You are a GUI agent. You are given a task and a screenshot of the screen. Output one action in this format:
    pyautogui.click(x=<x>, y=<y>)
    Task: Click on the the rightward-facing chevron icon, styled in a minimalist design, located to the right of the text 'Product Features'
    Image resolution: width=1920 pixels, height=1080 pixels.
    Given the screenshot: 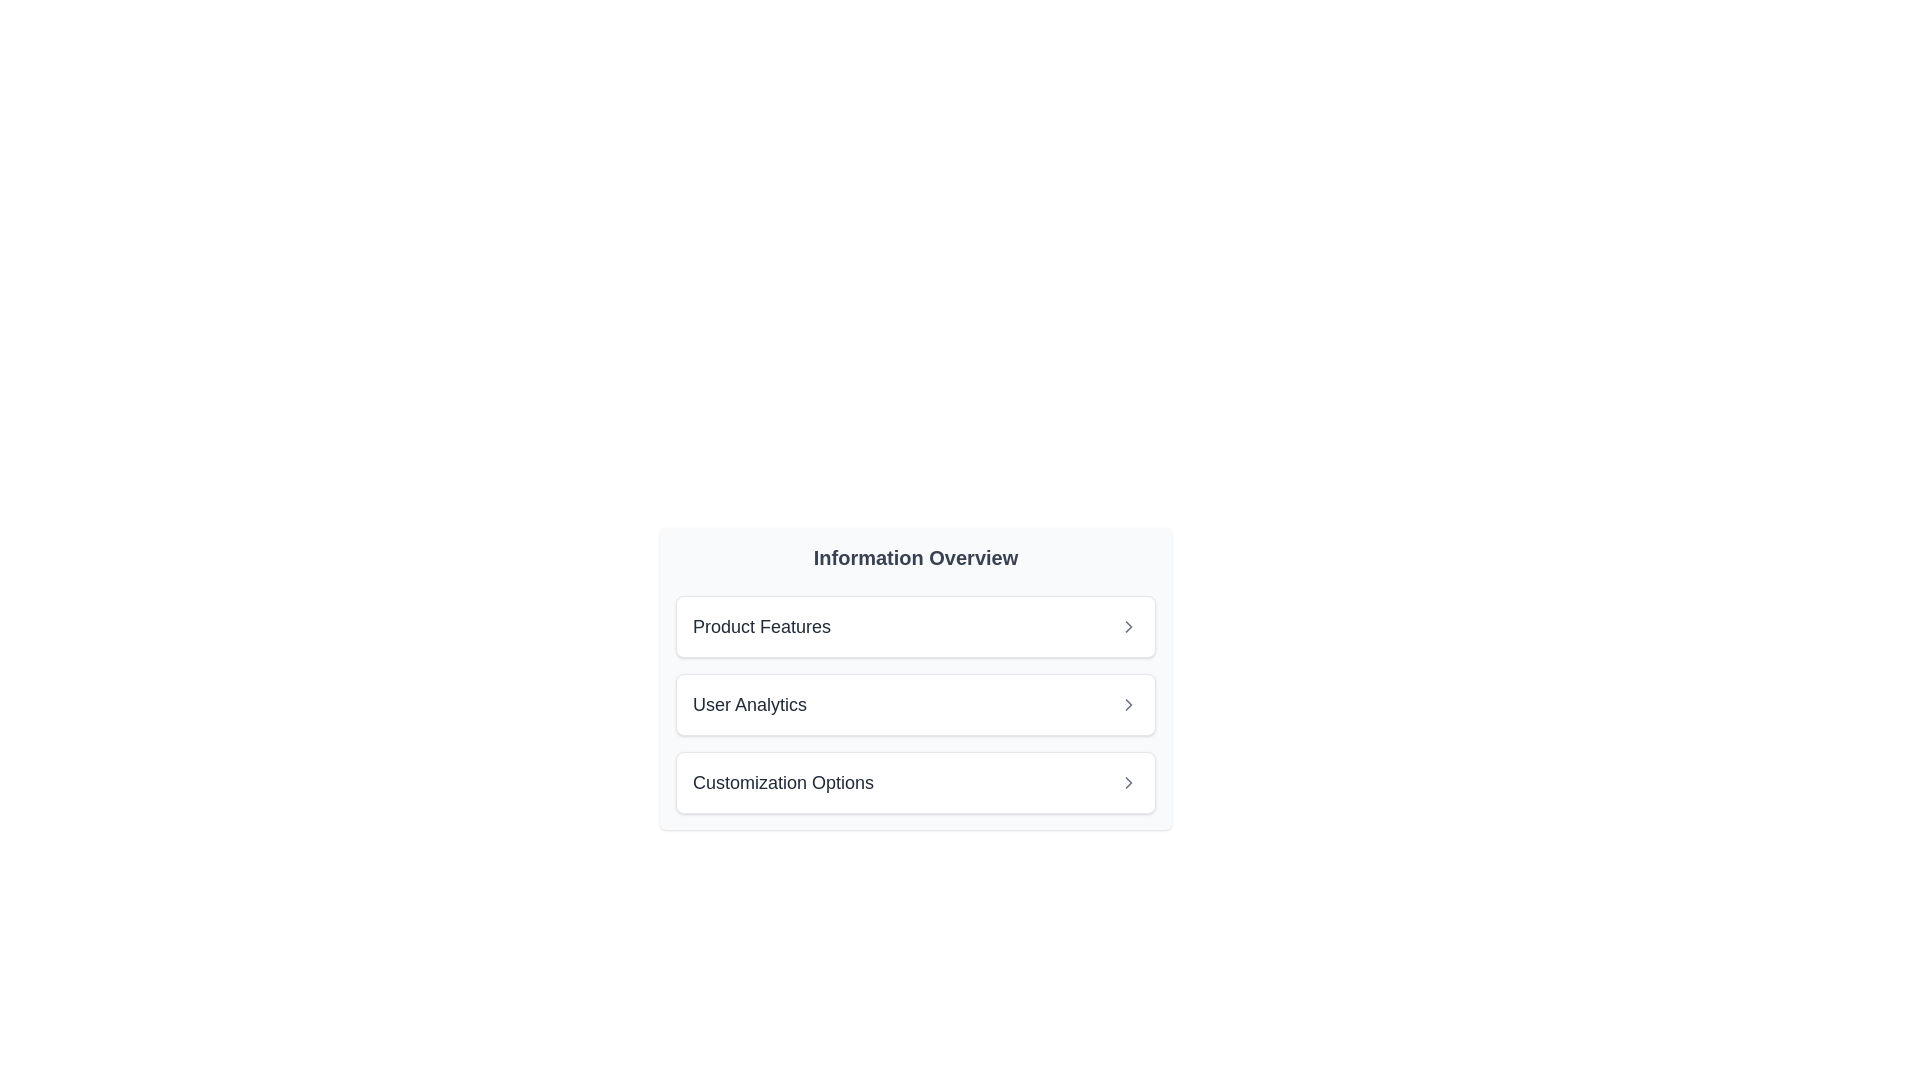 What is the action you would take?
    pyautogui.click(x=1128, y=626)
    